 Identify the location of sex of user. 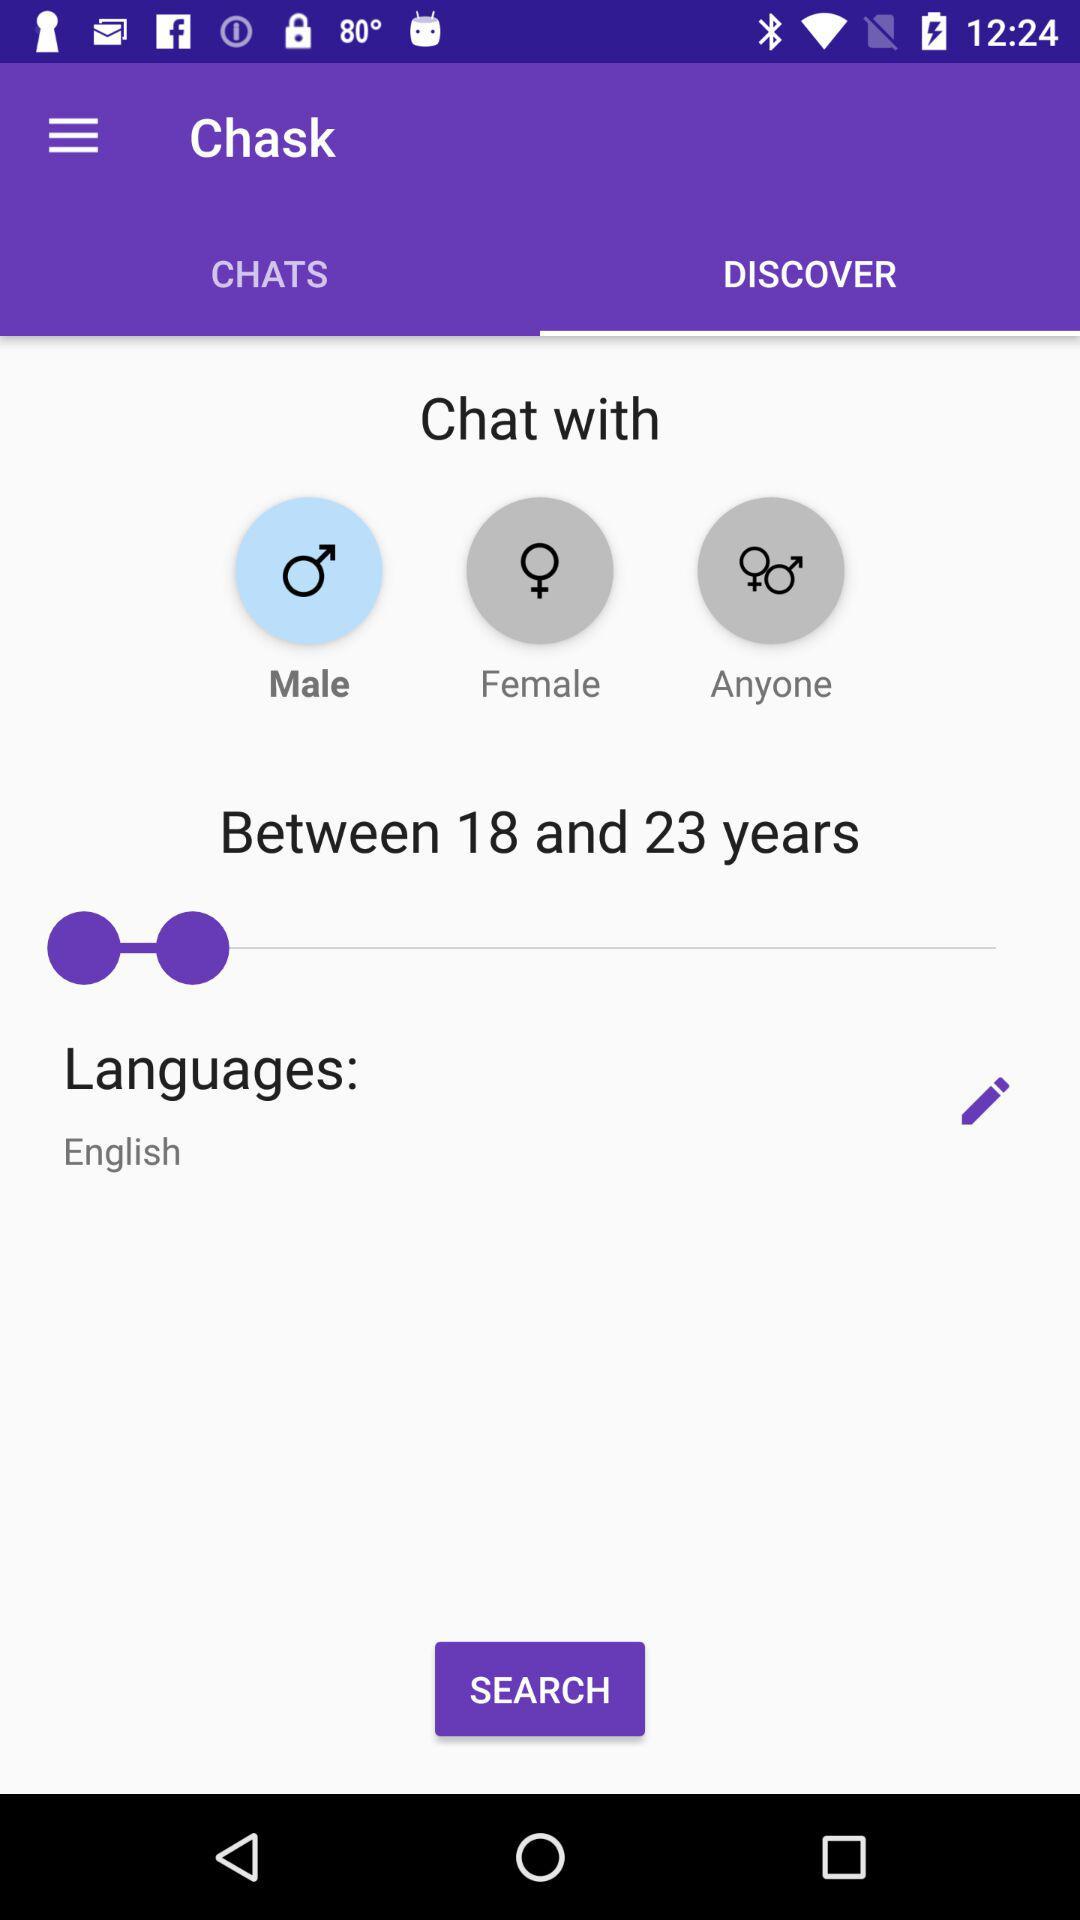
(308, 569).